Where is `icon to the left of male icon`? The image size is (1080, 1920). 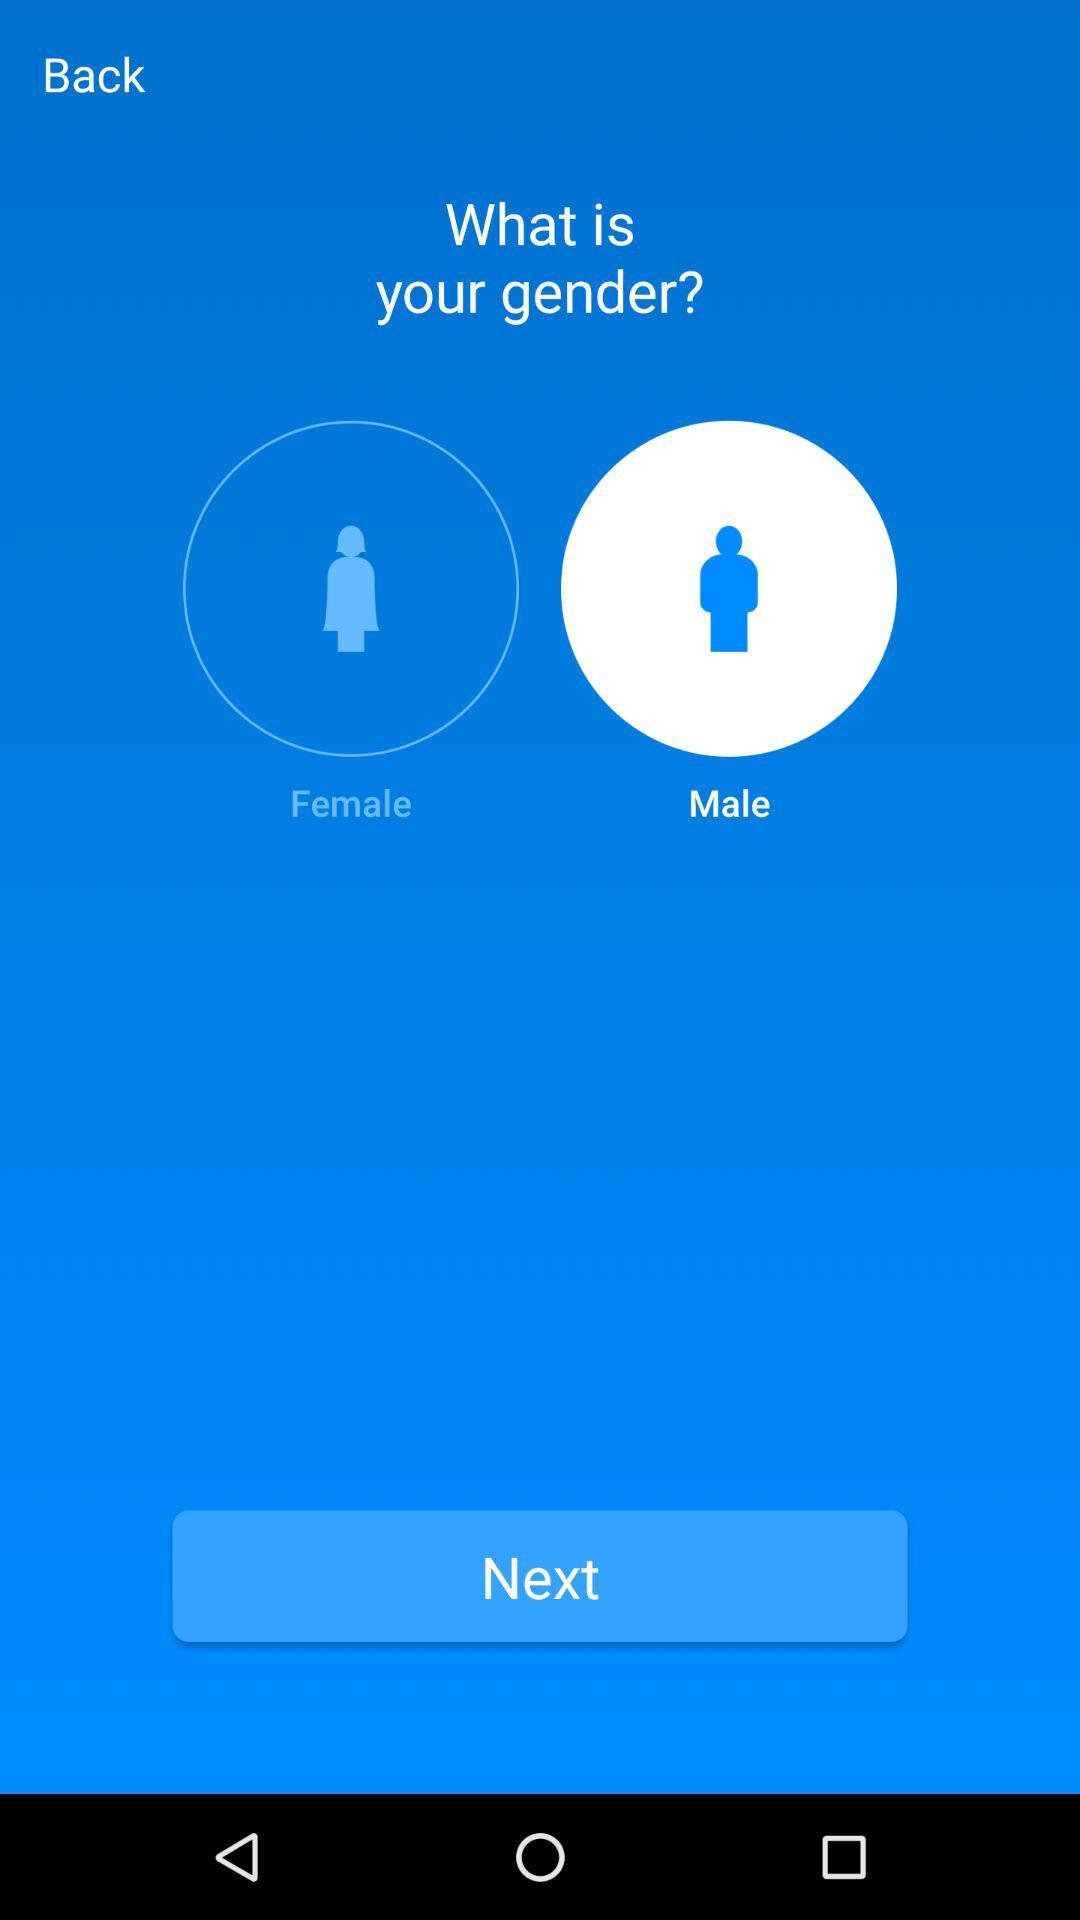
icon to the left of male icon is located at coordinates (350, 623).